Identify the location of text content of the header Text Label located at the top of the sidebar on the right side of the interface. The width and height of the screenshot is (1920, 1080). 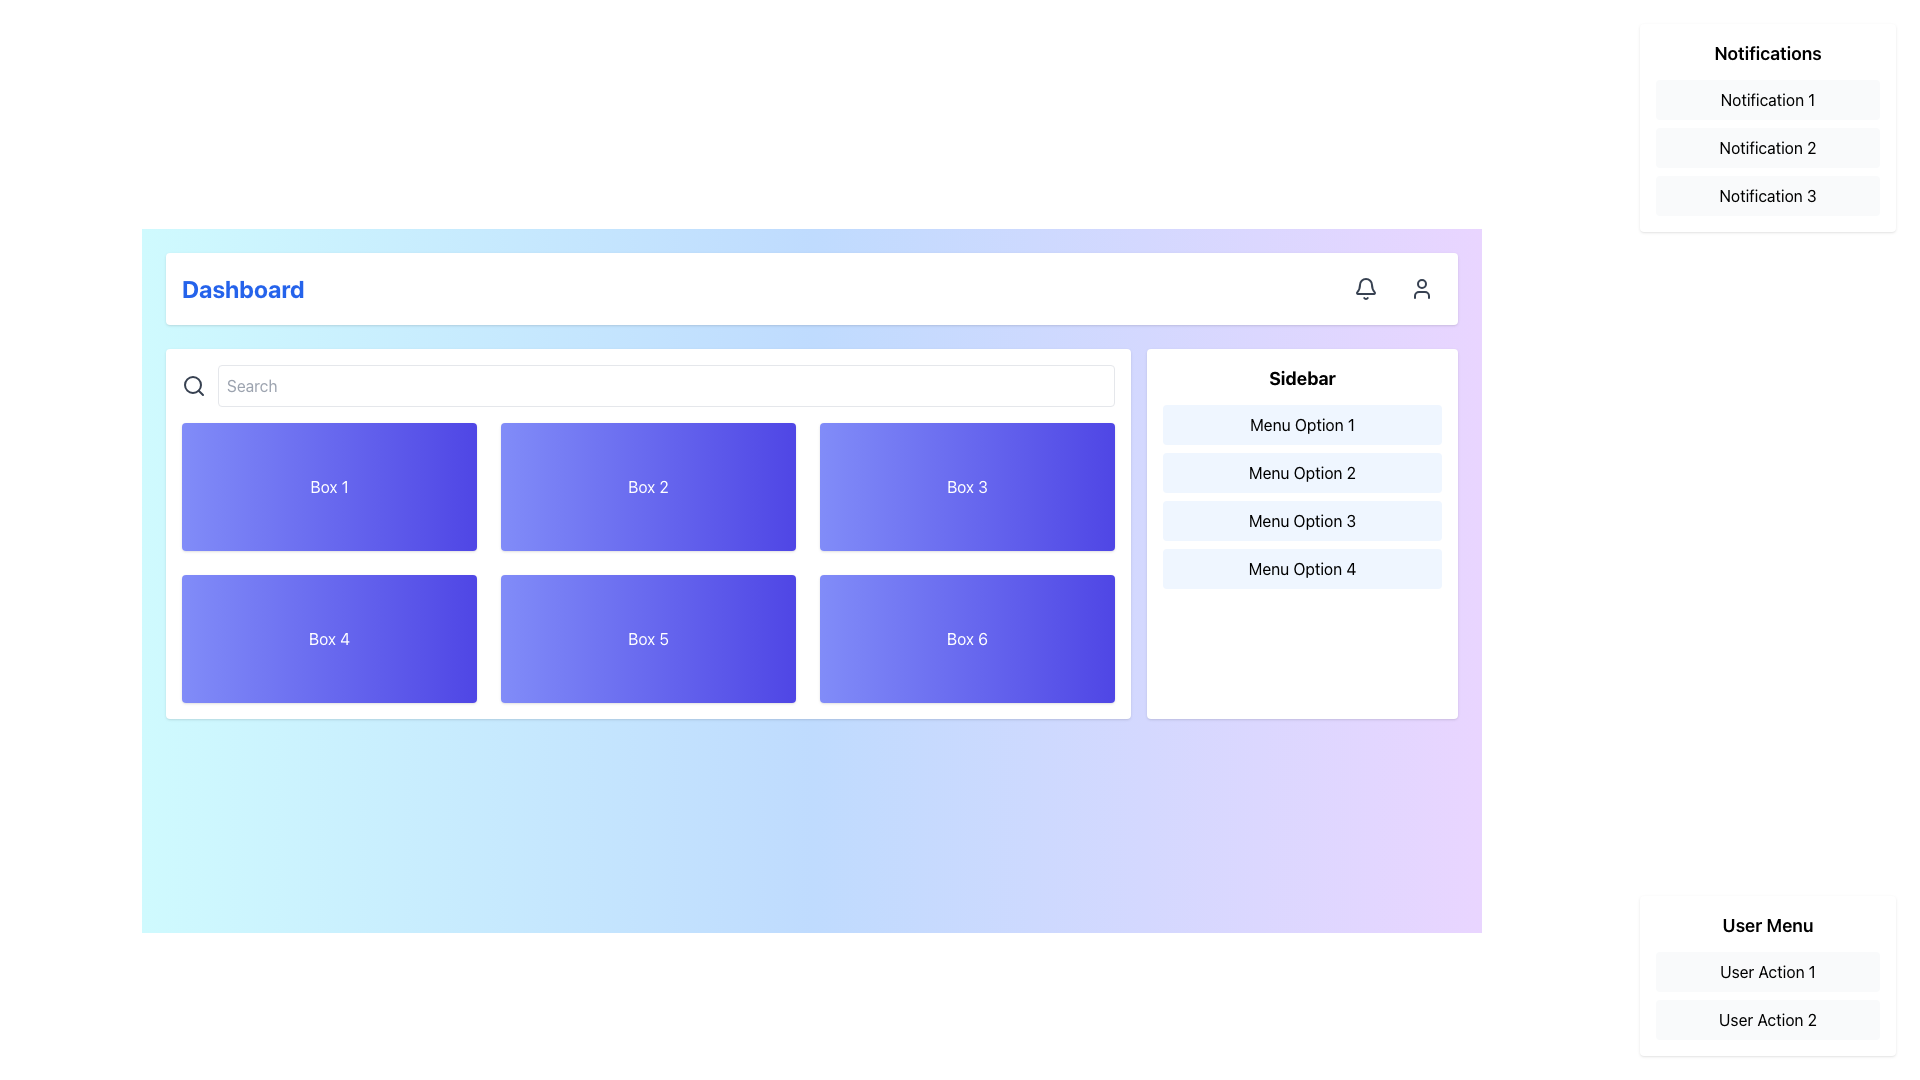
(1302, 378).